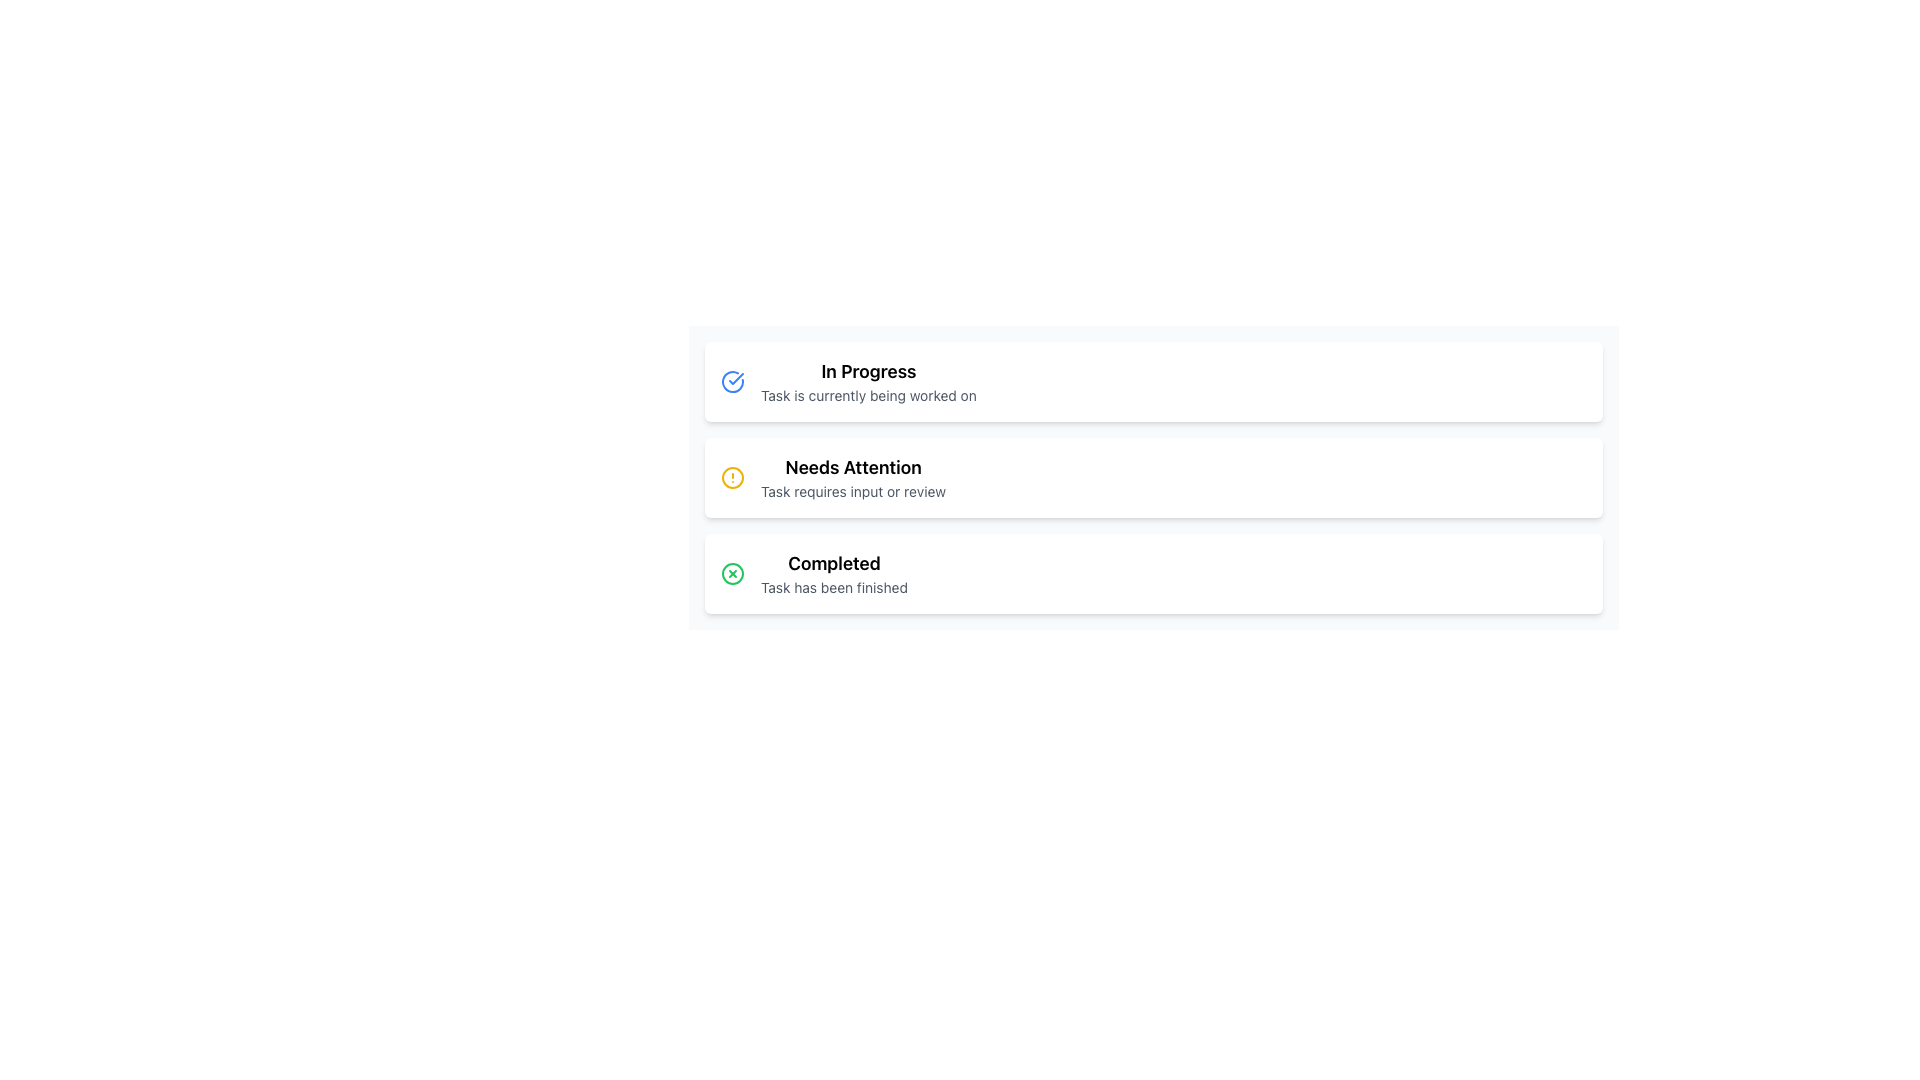 The width and height of the screenshot is (1920, 1080). Describe the element at coordinates (853, 478) in the screenshot. I see `the unresolved task represented by the Text Display with Icon for review, located in the middle of the task list` at that location.